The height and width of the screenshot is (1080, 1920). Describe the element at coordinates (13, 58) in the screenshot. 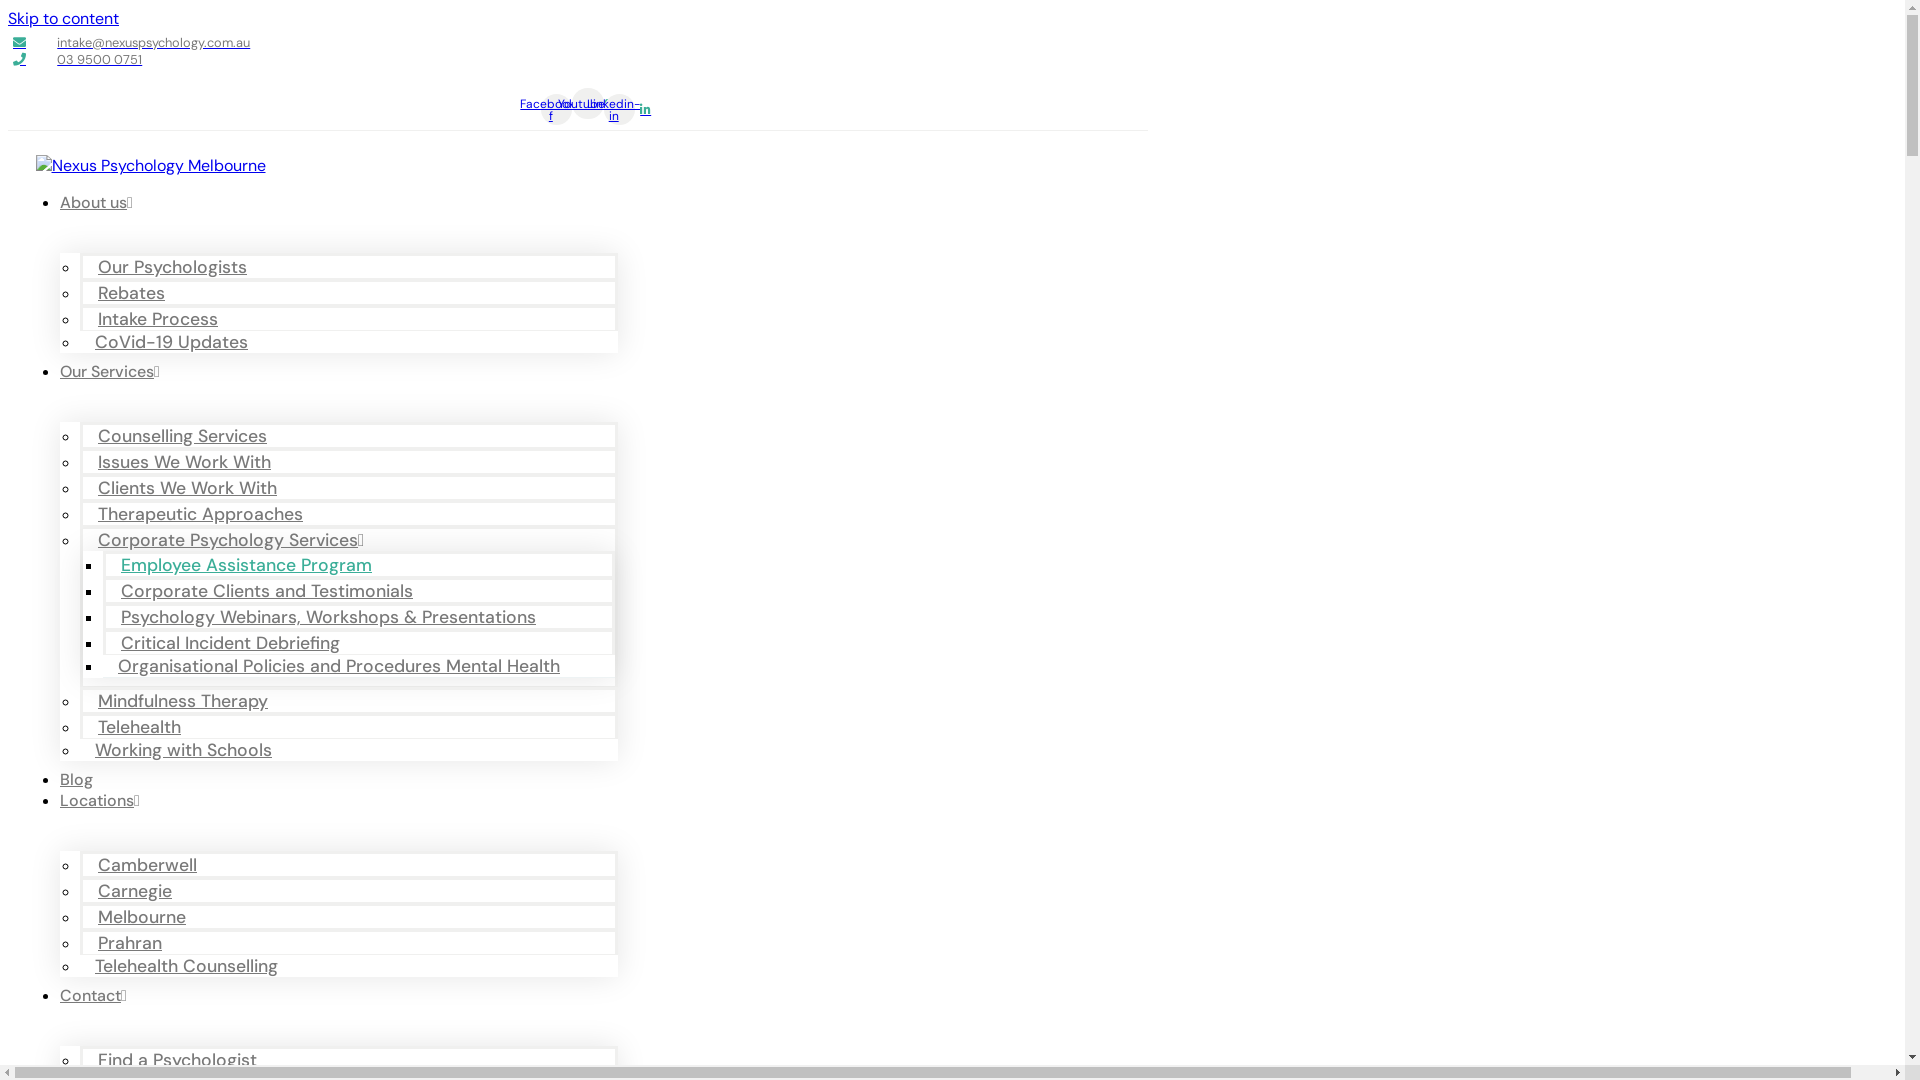

I see `'03 9500 0751'` at that location.